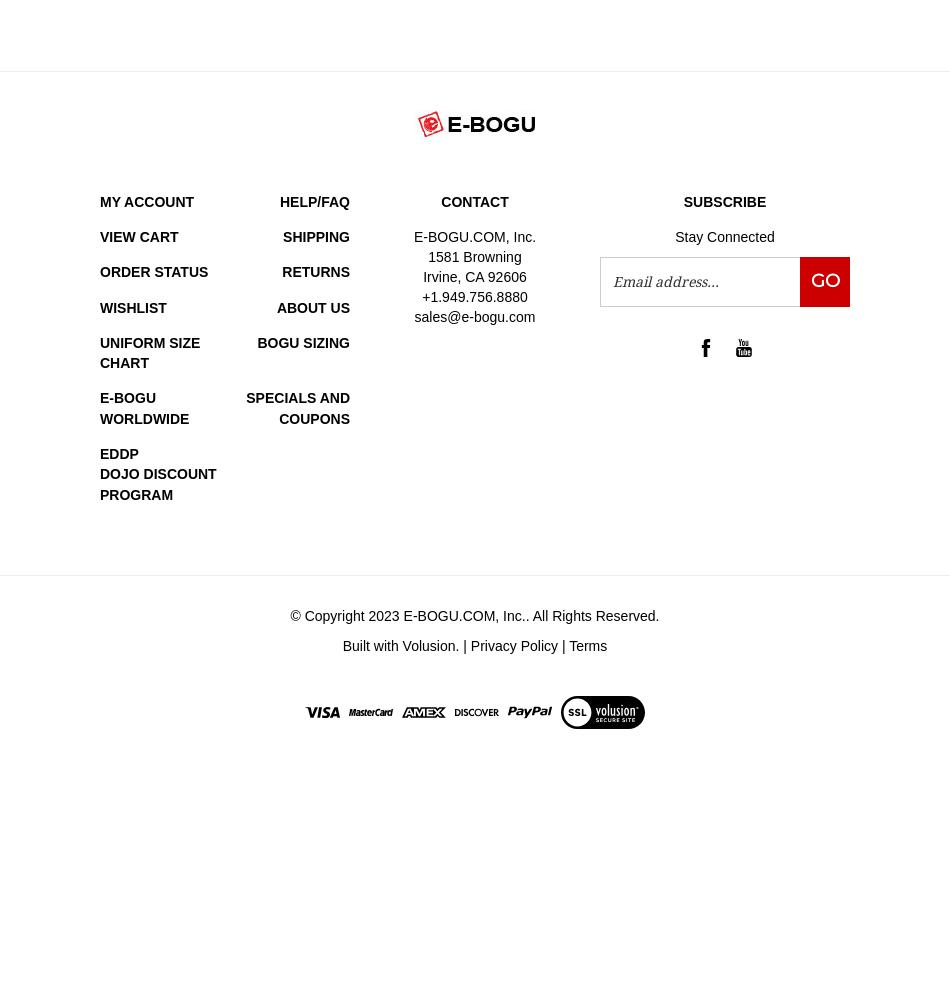  What do you see at coordinates (150, 351) in the screenshot?
I see `'Uniform Size Chart'` at bounding box center [150, 351].